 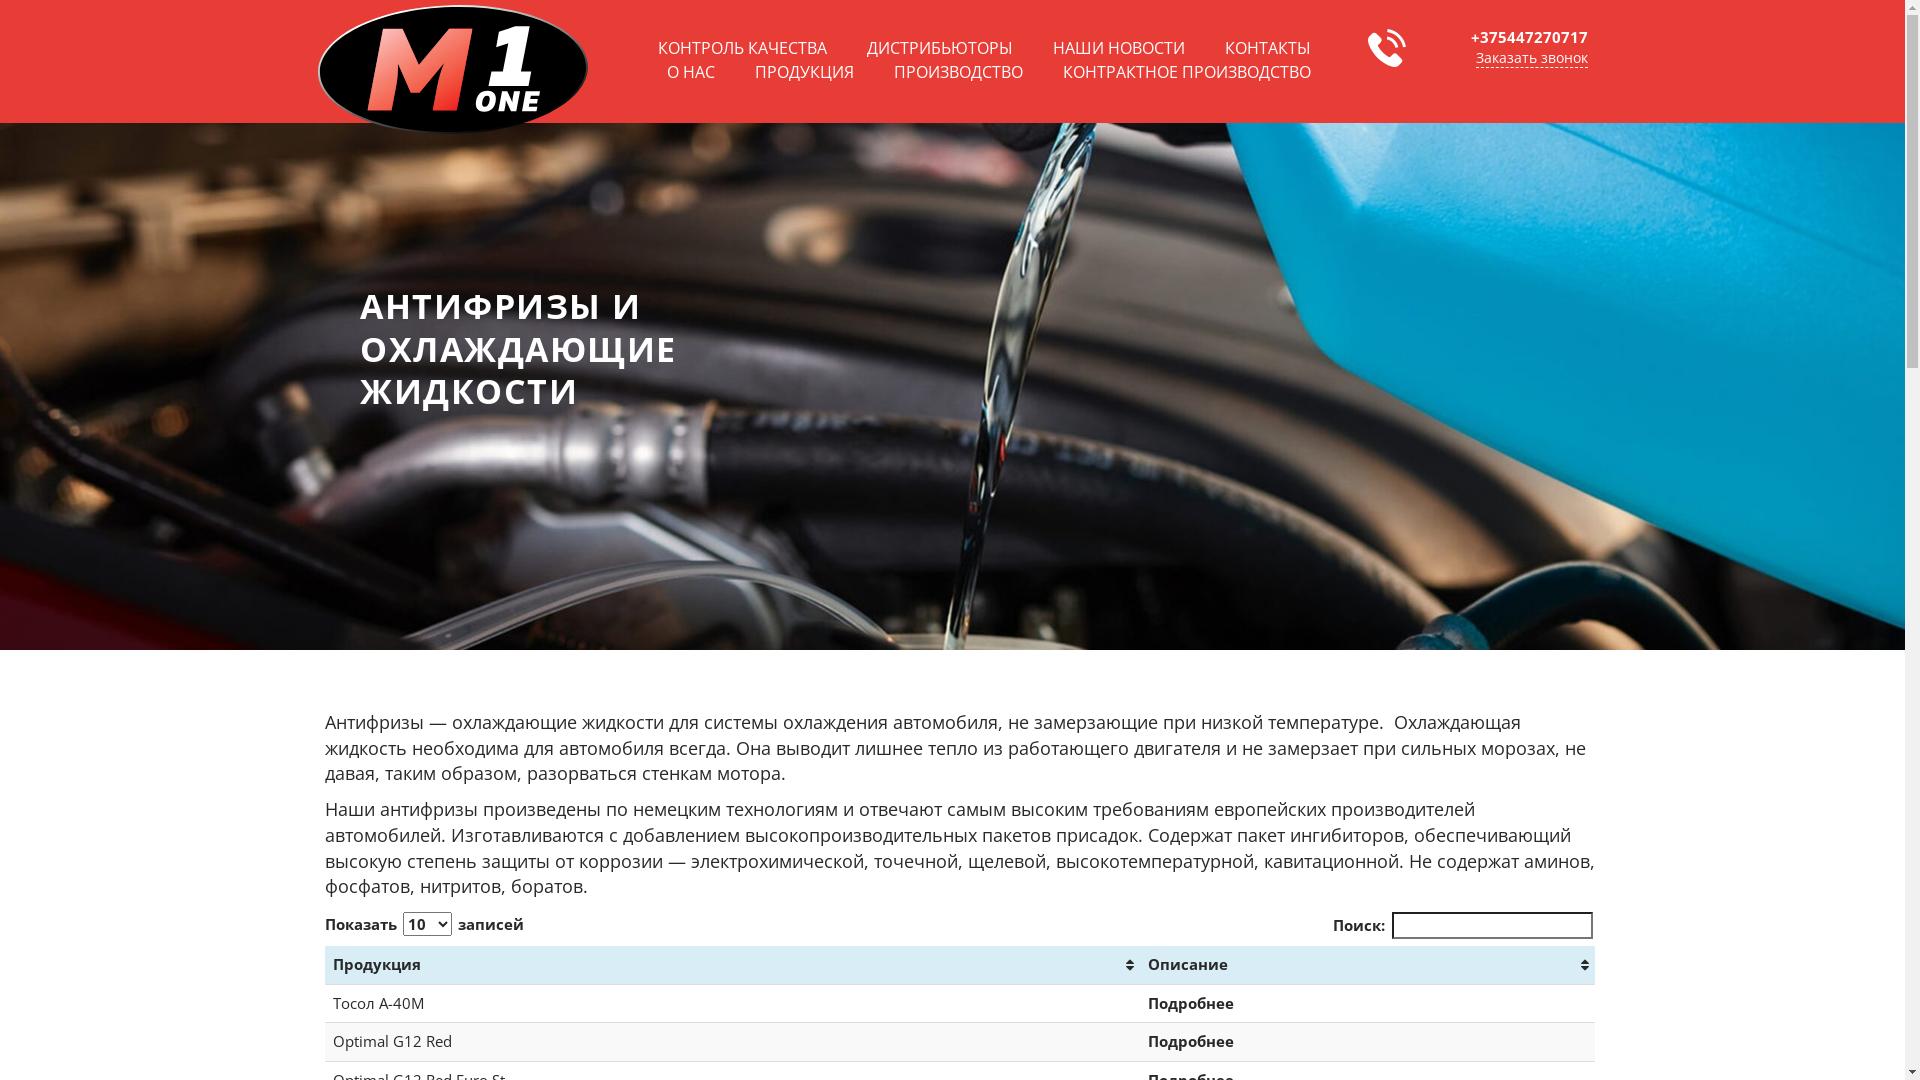 What do you see at coordinates (1527, 37) in the screenshot?
I see `'+375447270717'` at bounding box center [1527, 37].